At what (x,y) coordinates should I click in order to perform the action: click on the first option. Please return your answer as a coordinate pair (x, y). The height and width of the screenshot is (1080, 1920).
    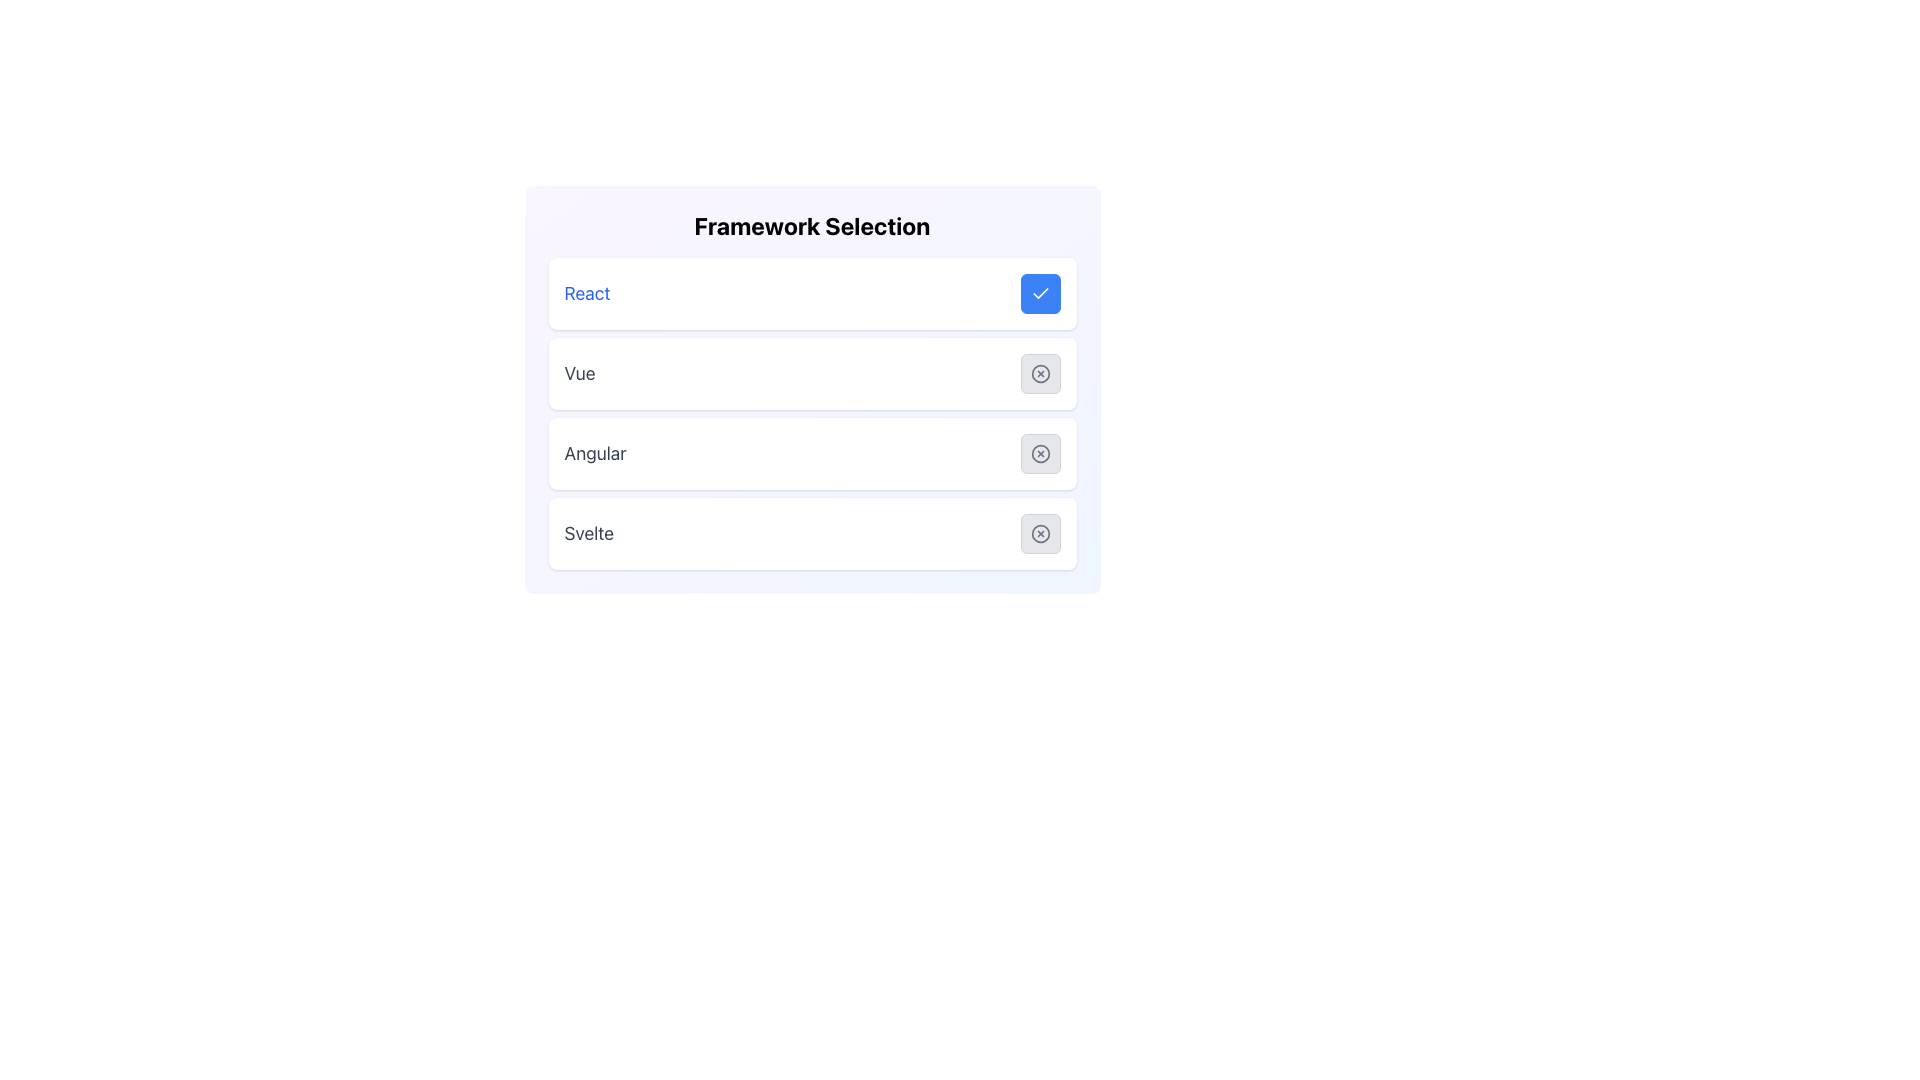
    Looking at the image, I should click on (812, 293).